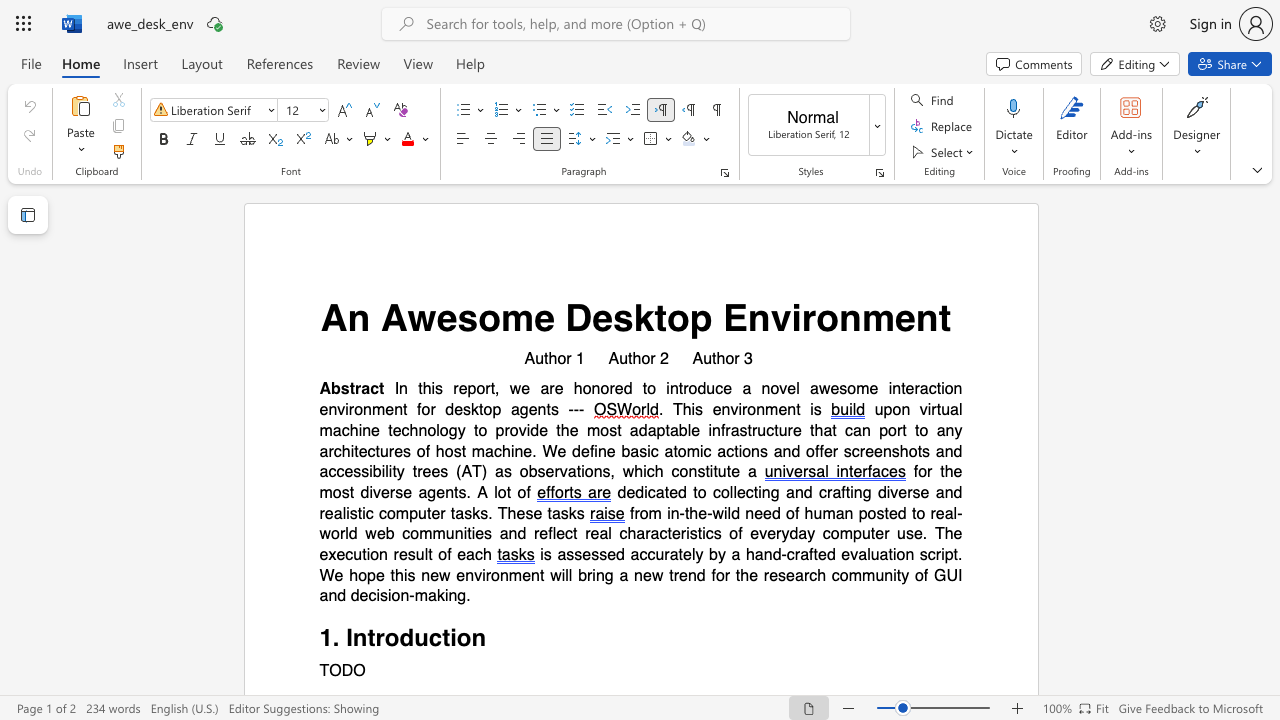  Describe the element at coordinates (466, 317) in the screenshot. I see `the 1th character "s" in the text` at that location.